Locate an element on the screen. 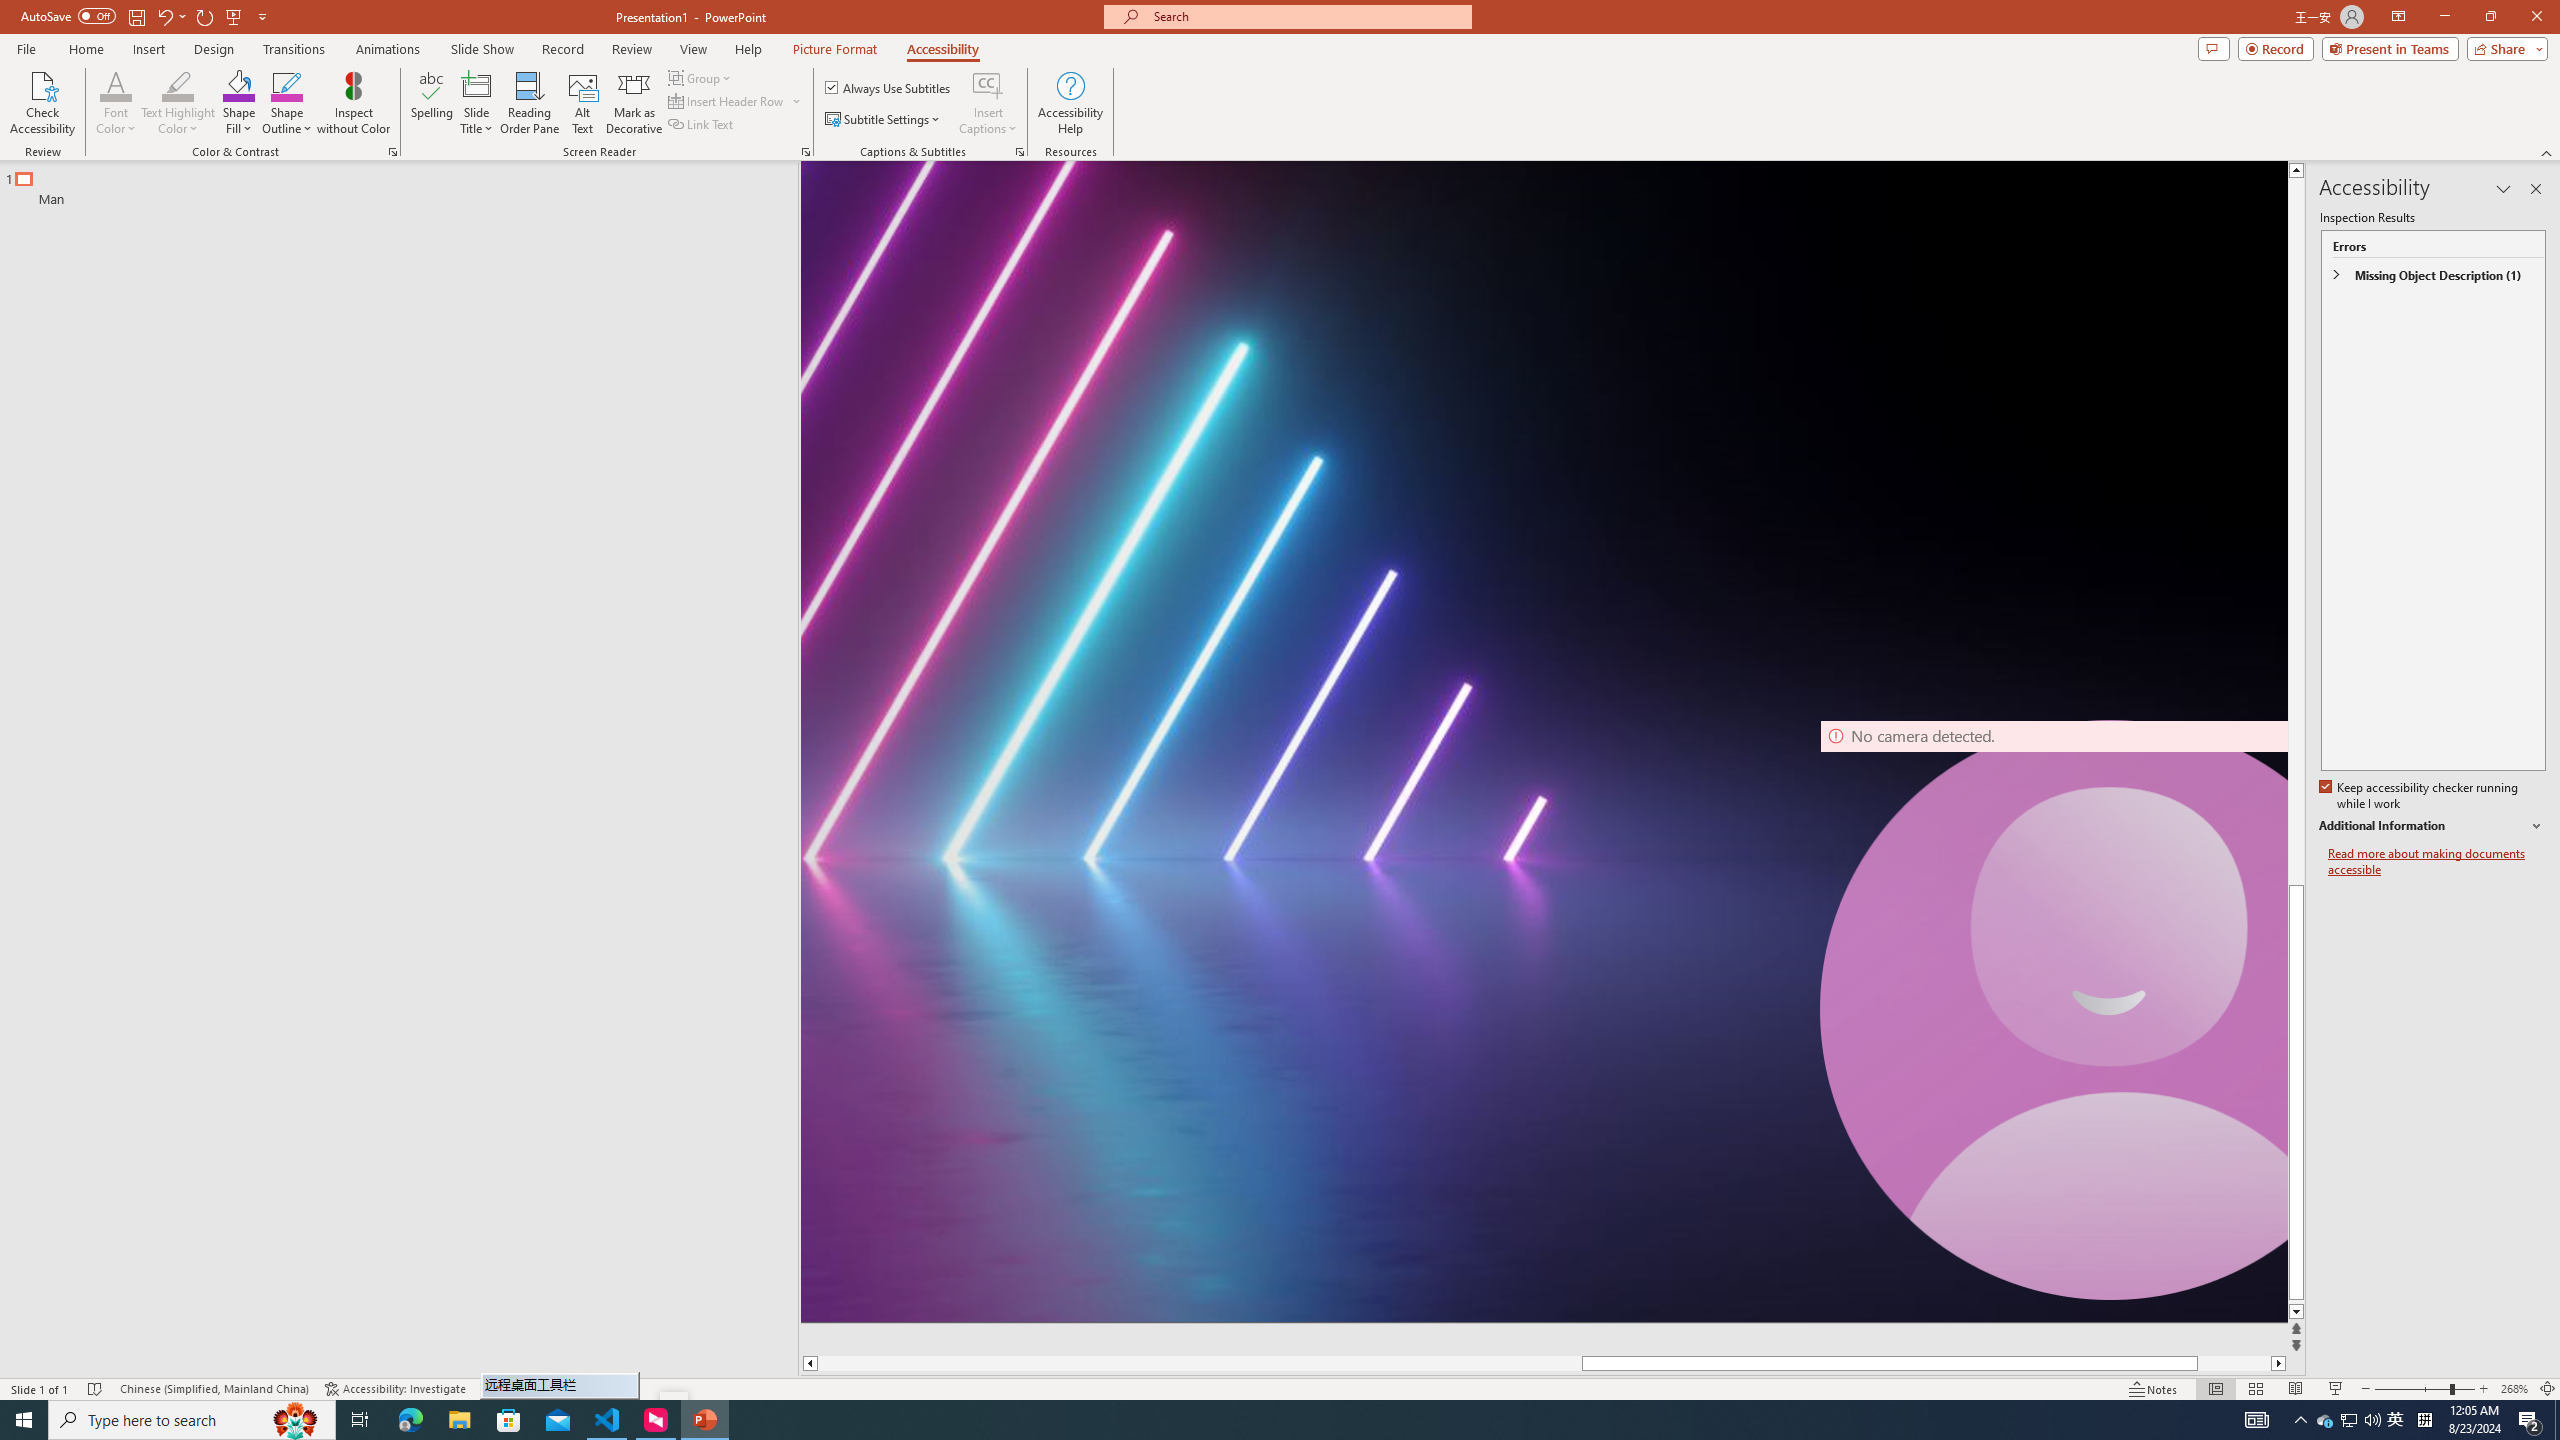  'Link Text' is located at coordinates (701, 122).